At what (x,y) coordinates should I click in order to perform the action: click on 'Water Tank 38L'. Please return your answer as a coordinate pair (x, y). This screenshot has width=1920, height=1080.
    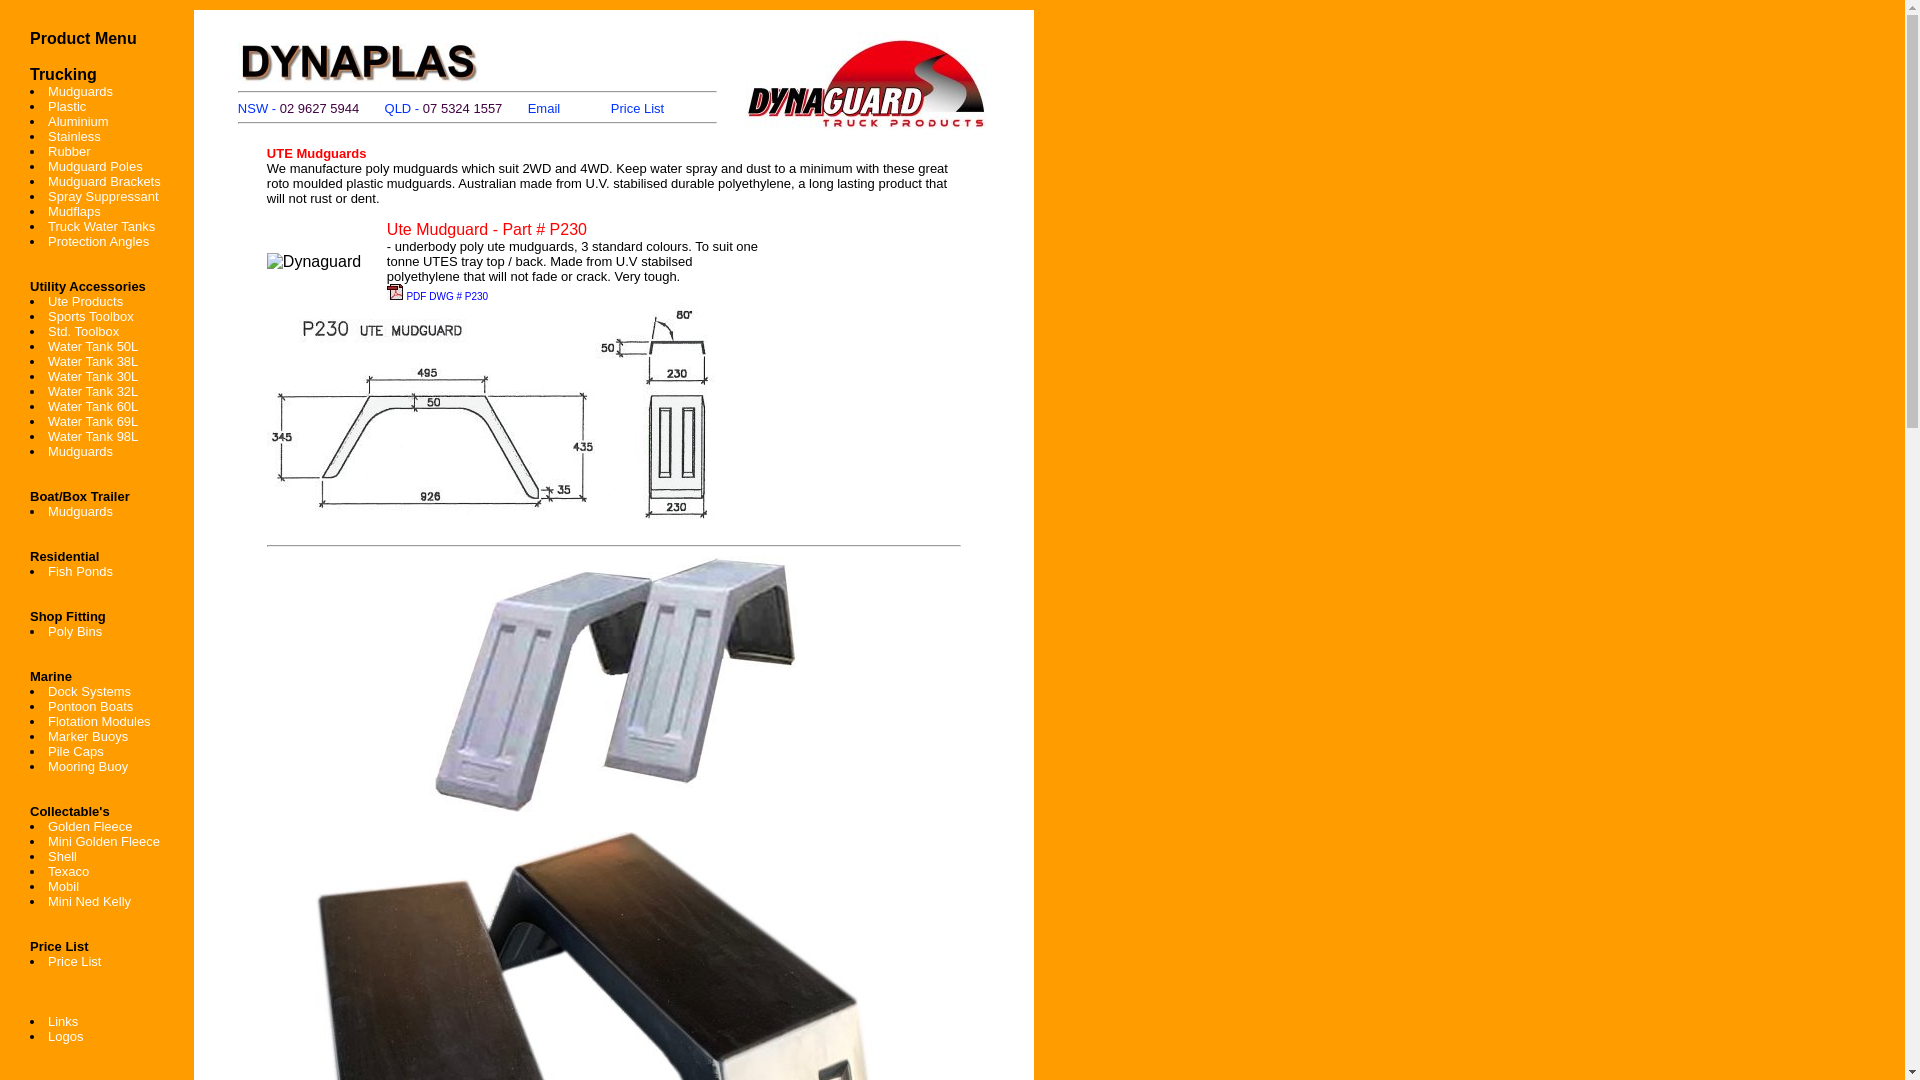
    Looking at the image, I should click on (91, 361).